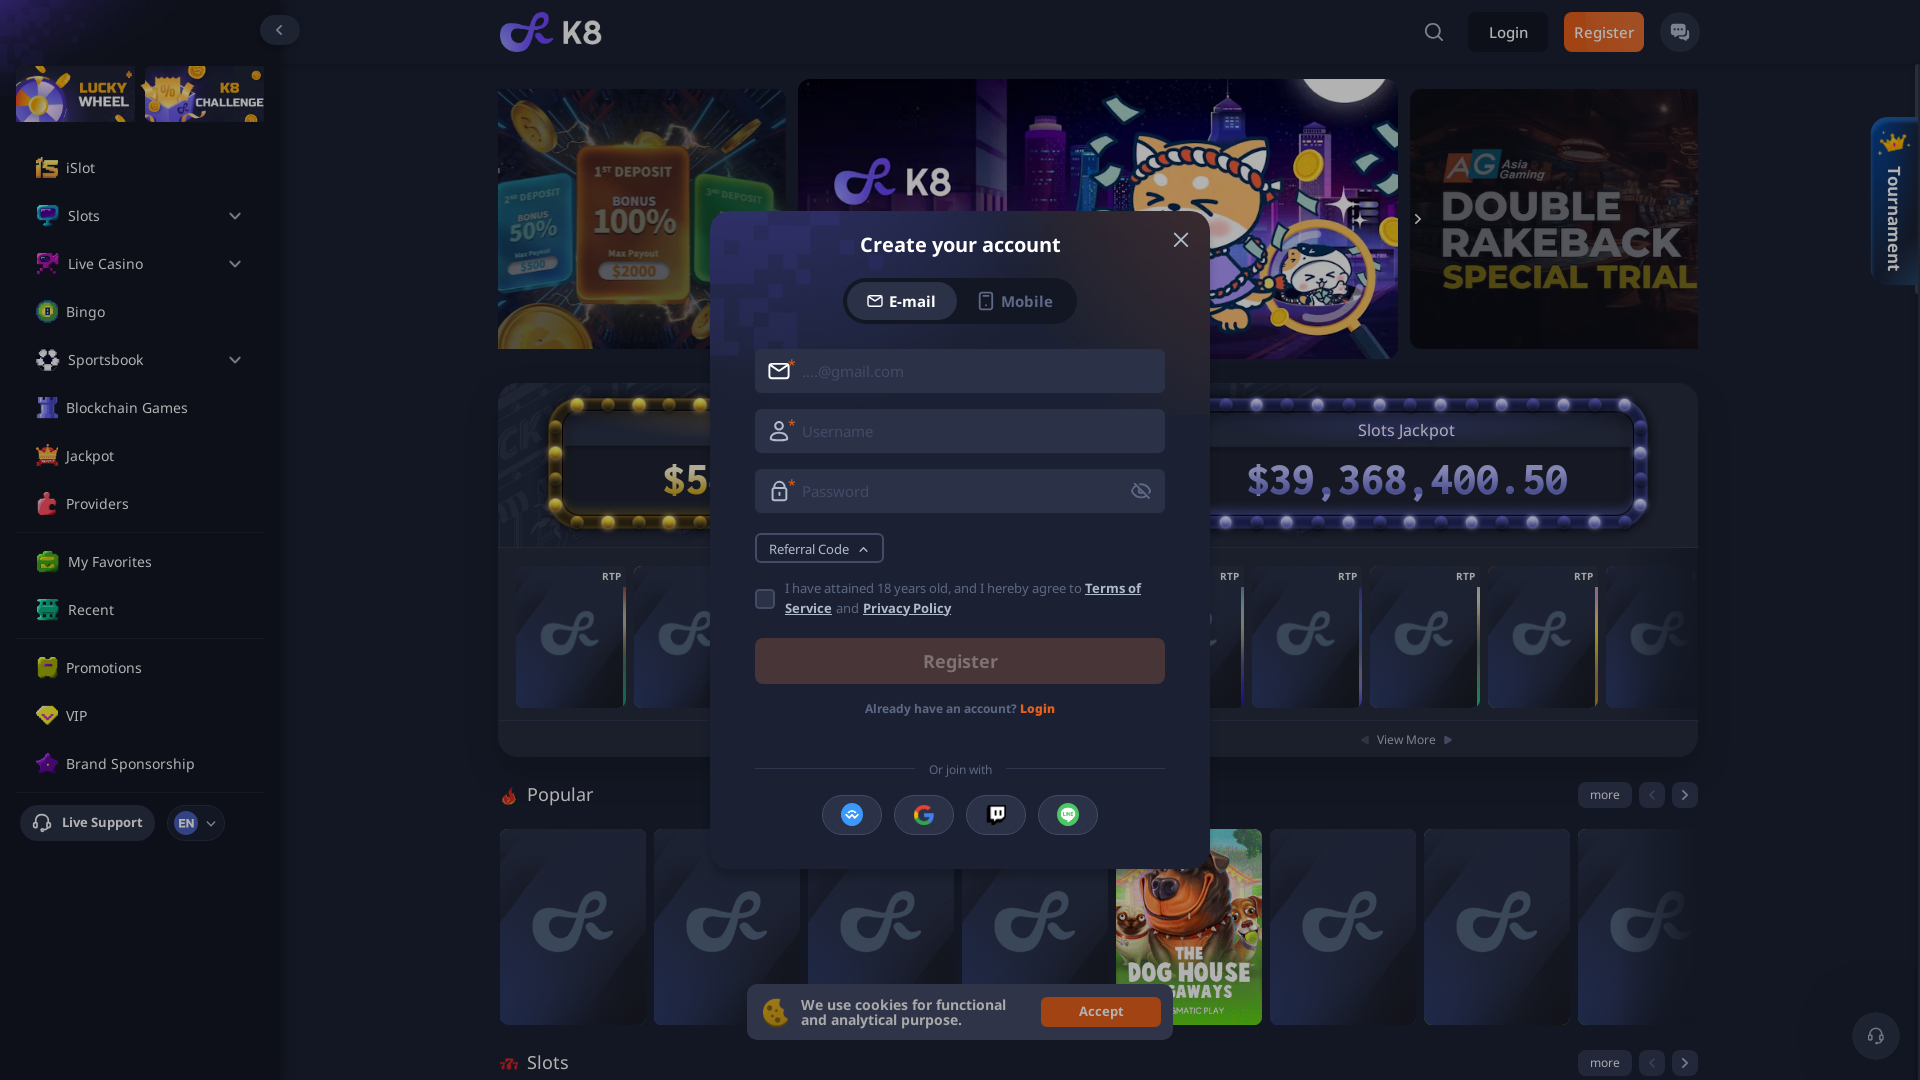 The width and height of the screenshot is (1920, 1080). What do you see at coordinates (153, 407) in the screenshot?
I see `'Blockchain Games'` at bounding box center [153, 407].